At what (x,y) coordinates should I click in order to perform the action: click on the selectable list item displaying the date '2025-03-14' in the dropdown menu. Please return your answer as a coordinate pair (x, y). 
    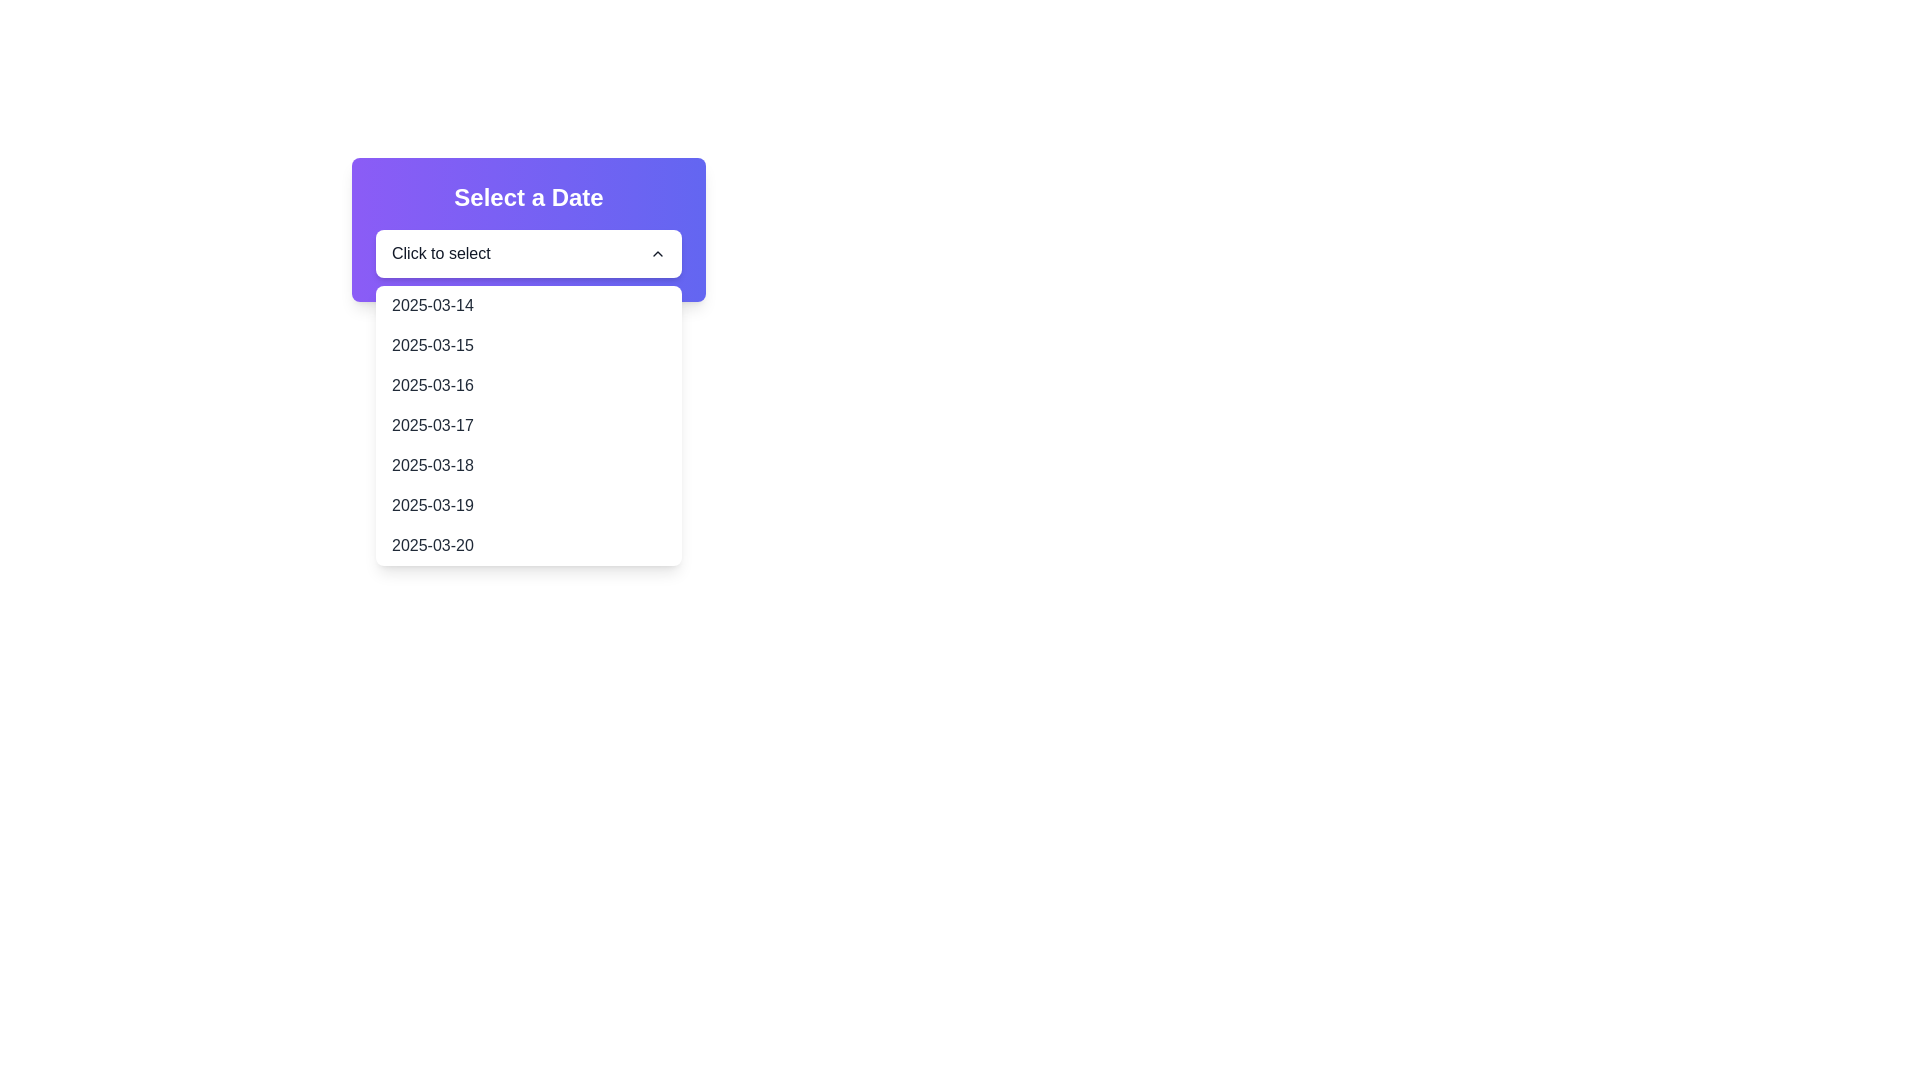
    Looking at the image, I should click on (431, 305).